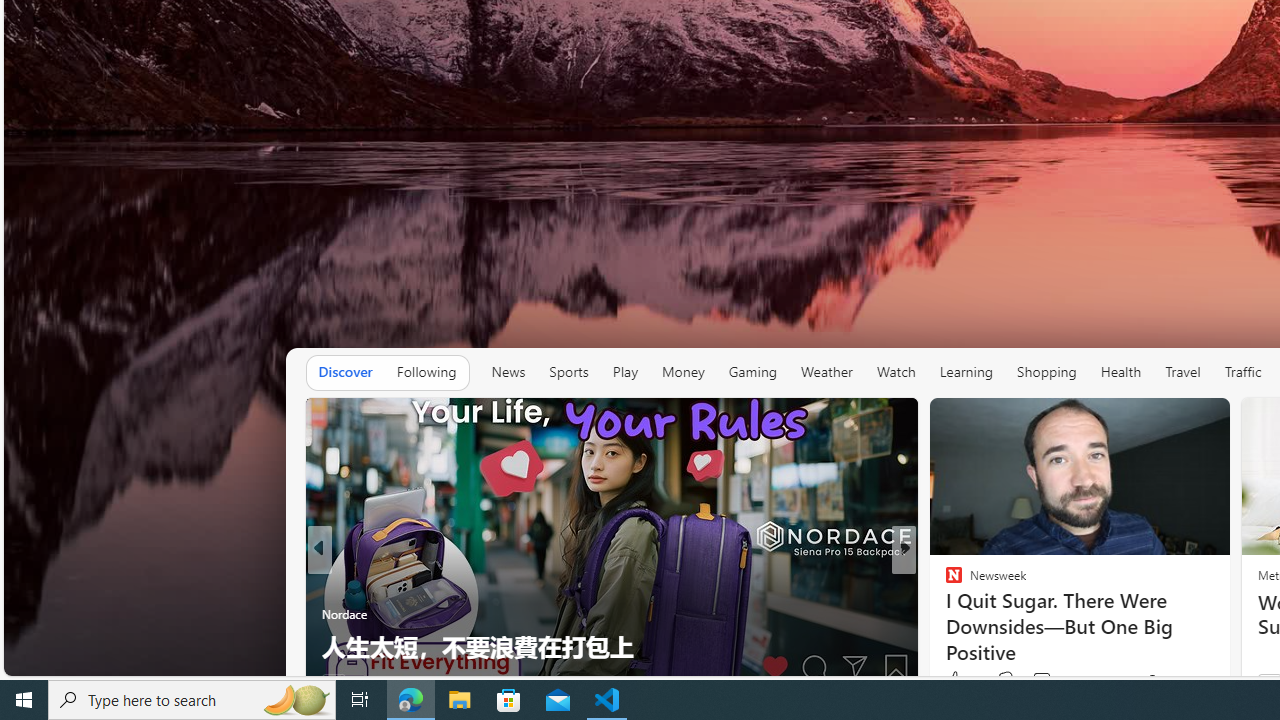 The height and width of the screenshot is (720, 1280). Describe the element at coordinates (1183, 371) in the screenshot. I see `'Travel'` at that location.